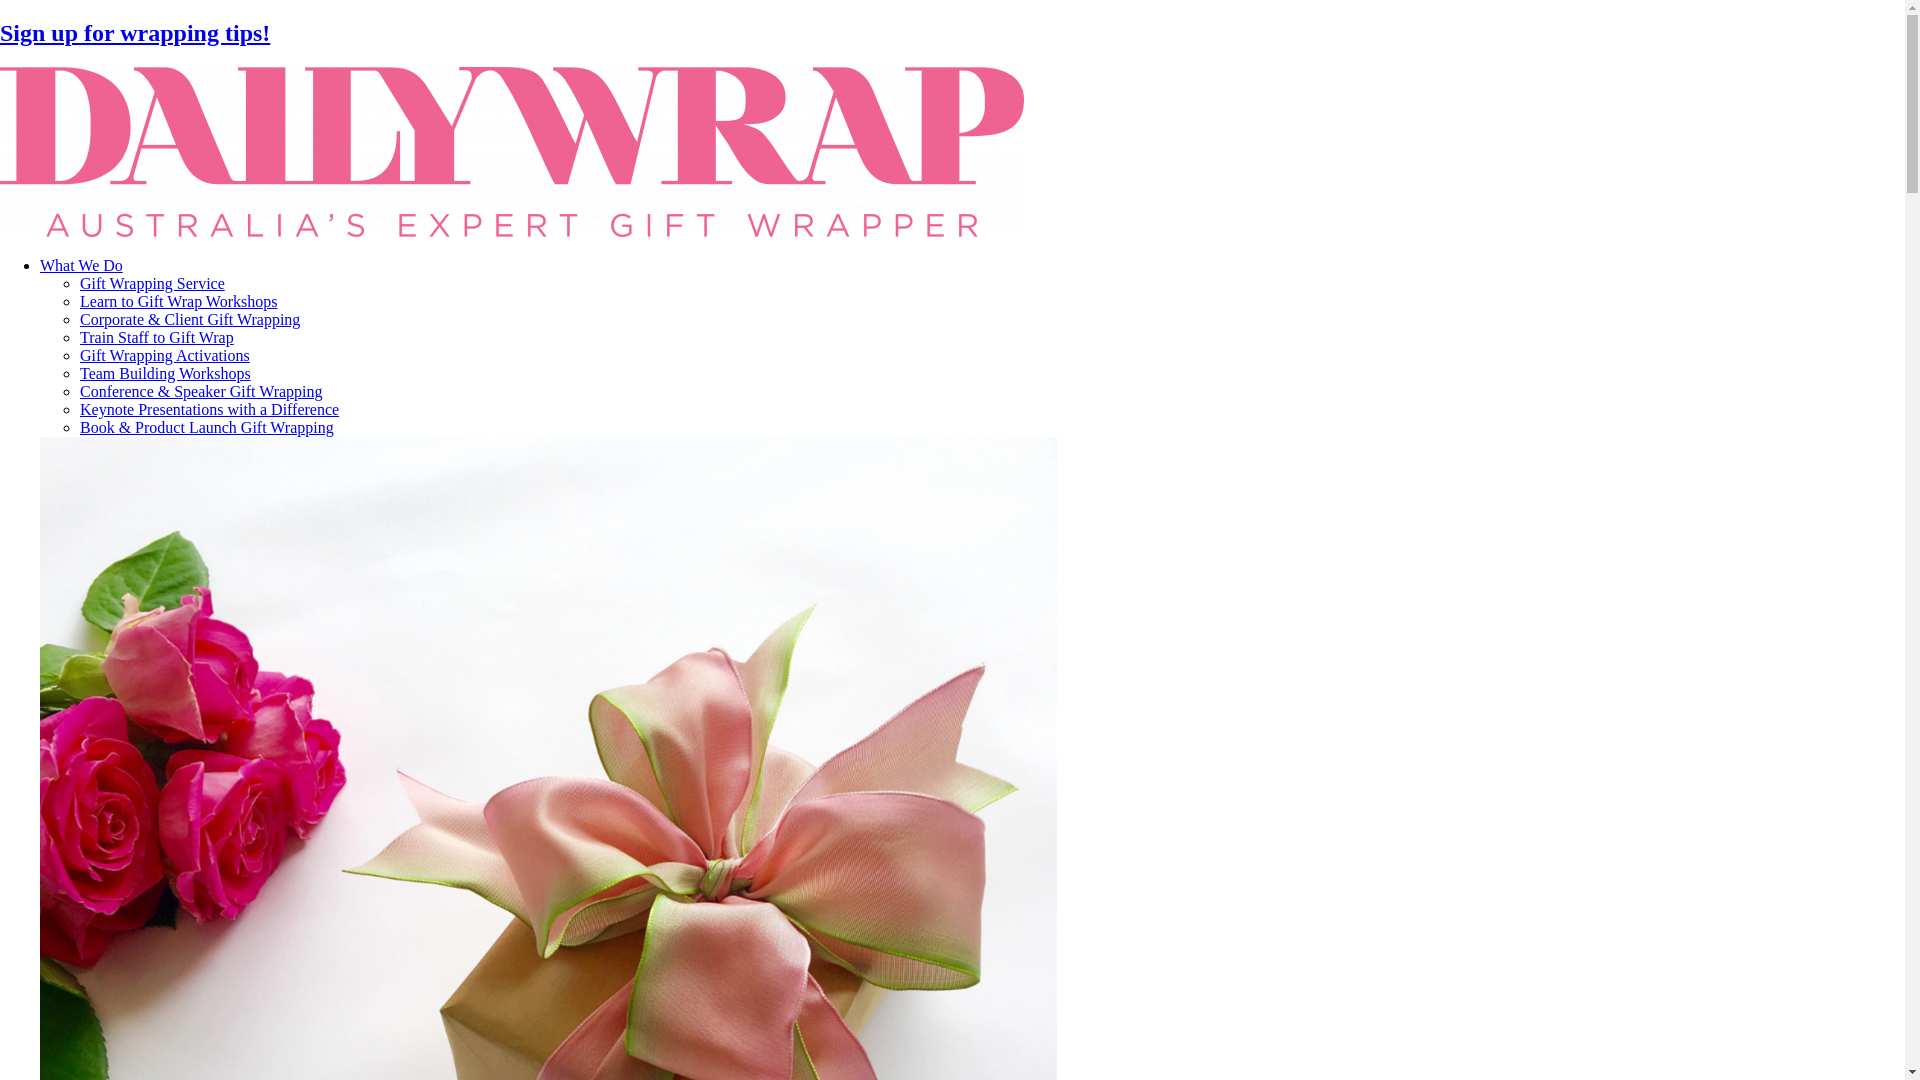  What do you see at coordinates (80, 391) in the screenshot?
I see `'Conference & Speaker Gift Wrapping'` at bounding box center [80, 391].